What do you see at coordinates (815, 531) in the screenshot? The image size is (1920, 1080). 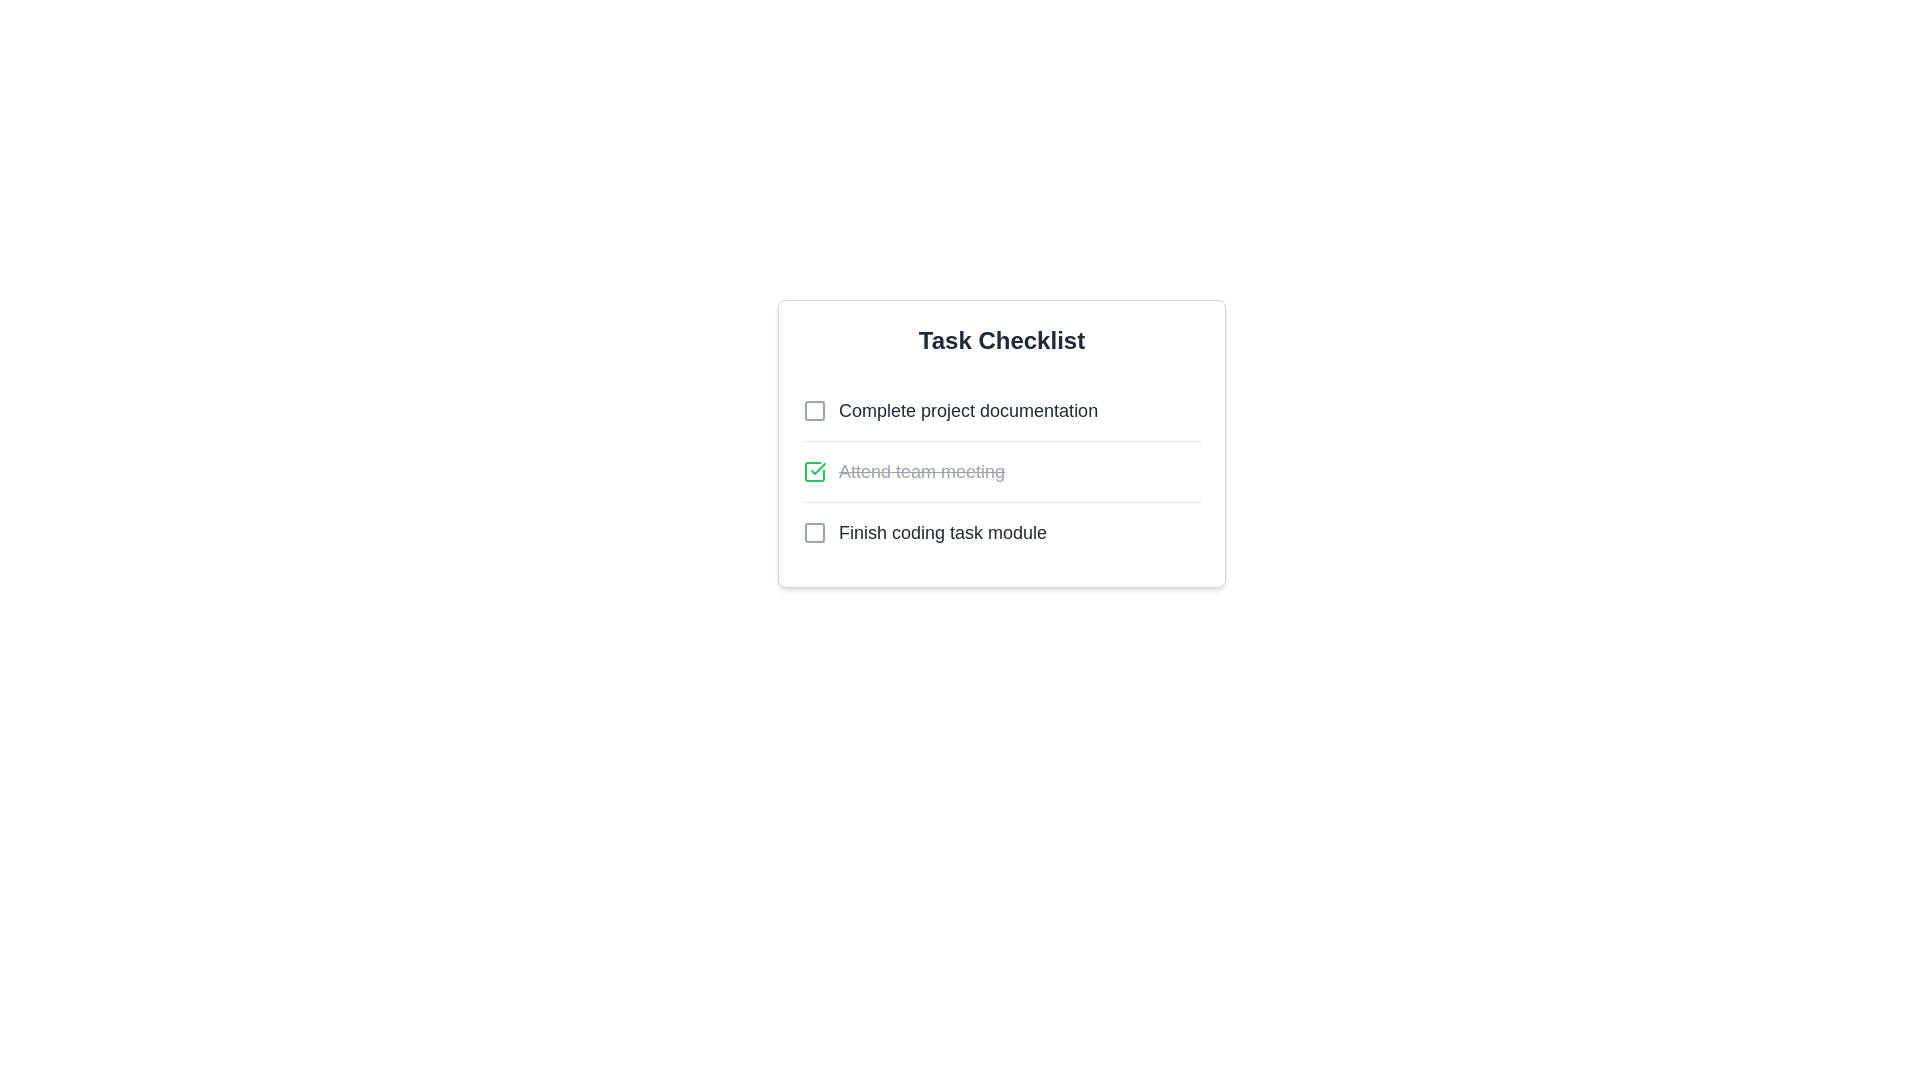 I see `the checkbox adjacent to the text 'Finish coding task module'` at bounding box center [815, 531].